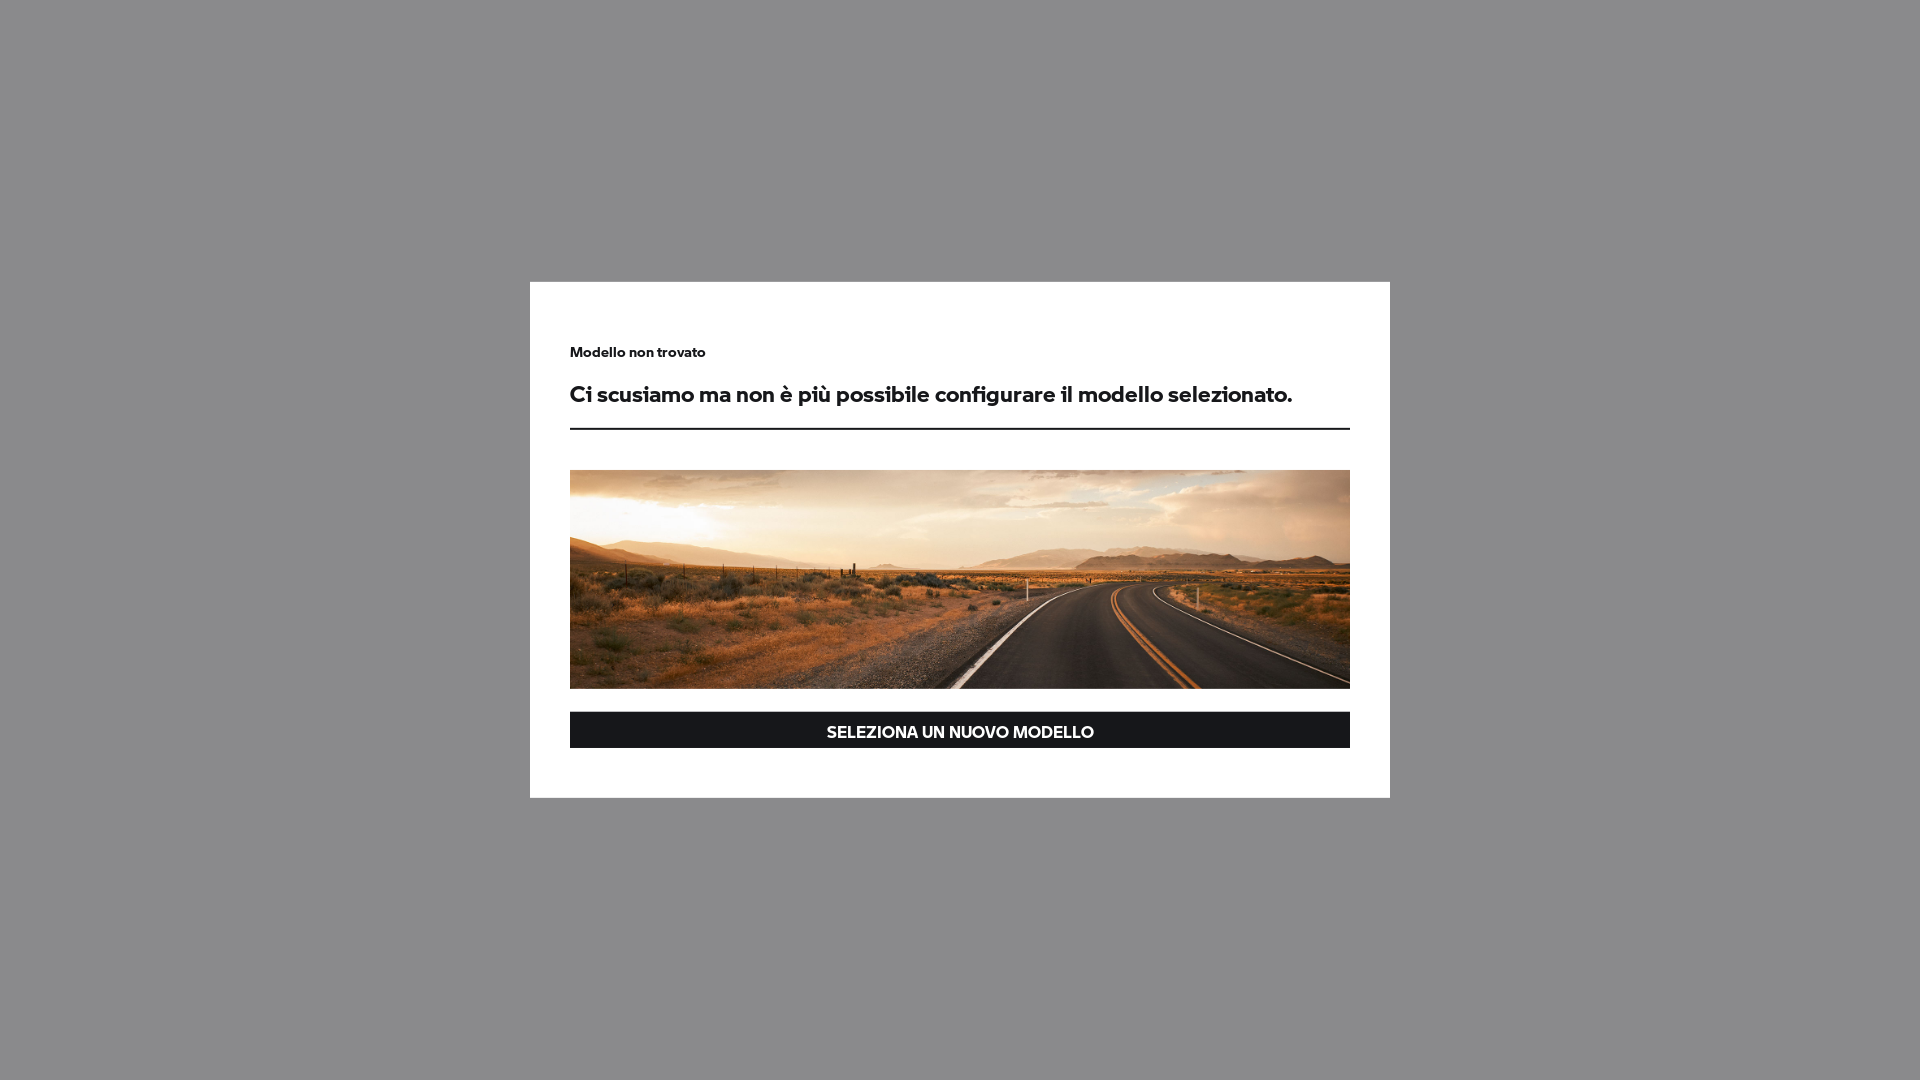 The height and width of the screenshot is (1080, 1920). Describe the element at coordinates (960, 729) in the screenshot. I see `'SELEZIONA UN NUOVO MODELLO'` at that location.